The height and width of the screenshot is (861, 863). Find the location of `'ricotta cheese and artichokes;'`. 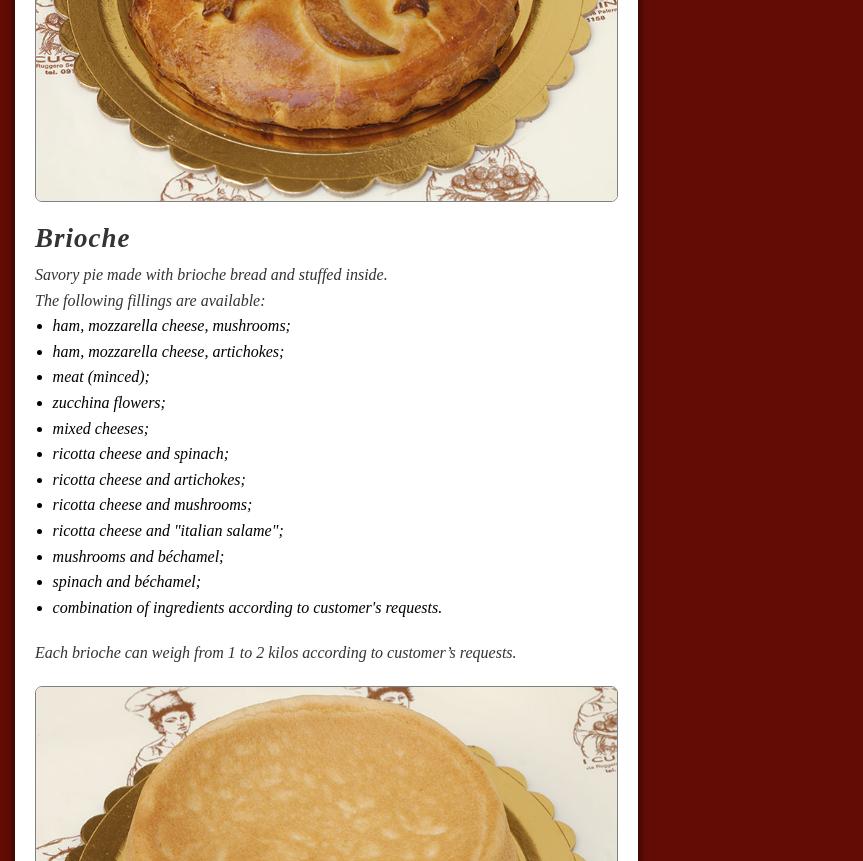

'ricotta cheese and artichokes;' is located at coordinates (52, 477).